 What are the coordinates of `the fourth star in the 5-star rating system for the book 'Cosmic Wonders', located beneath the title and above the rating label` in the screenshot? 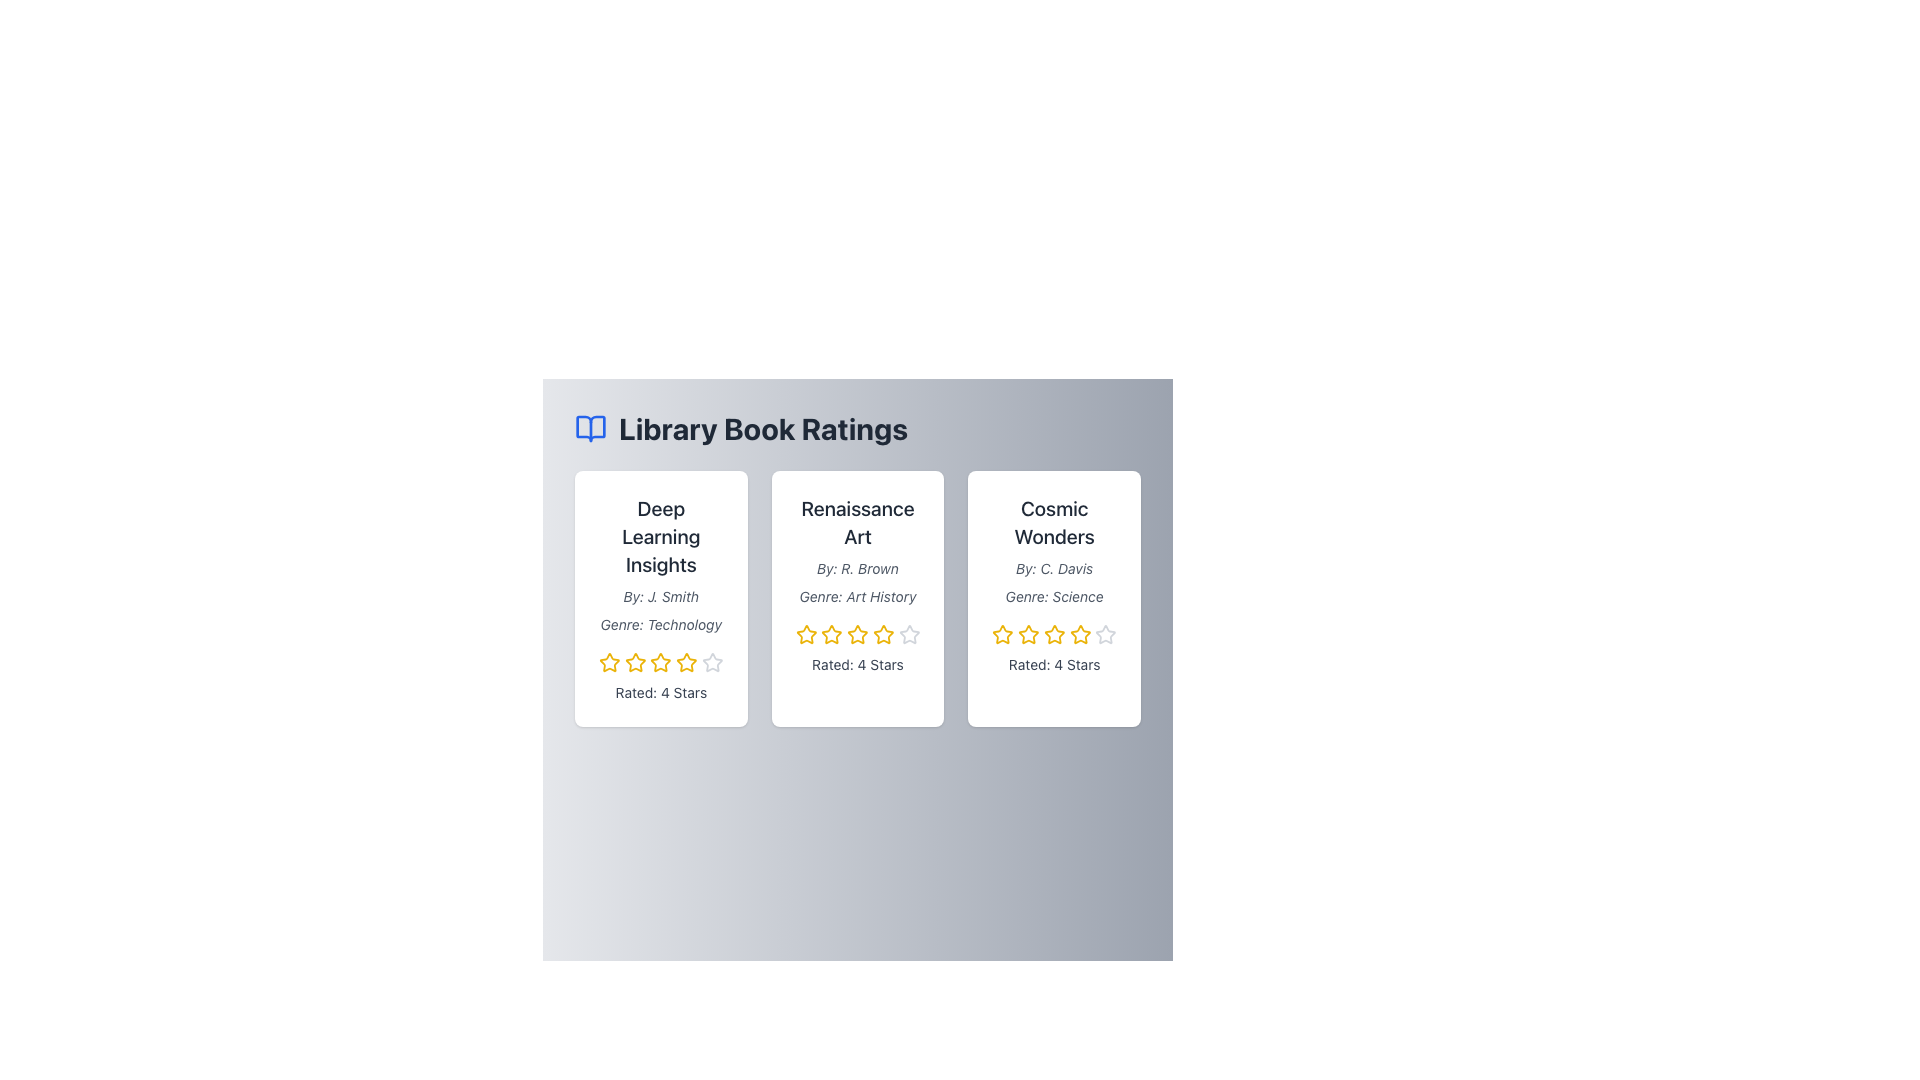 It's located at (1053, 635).